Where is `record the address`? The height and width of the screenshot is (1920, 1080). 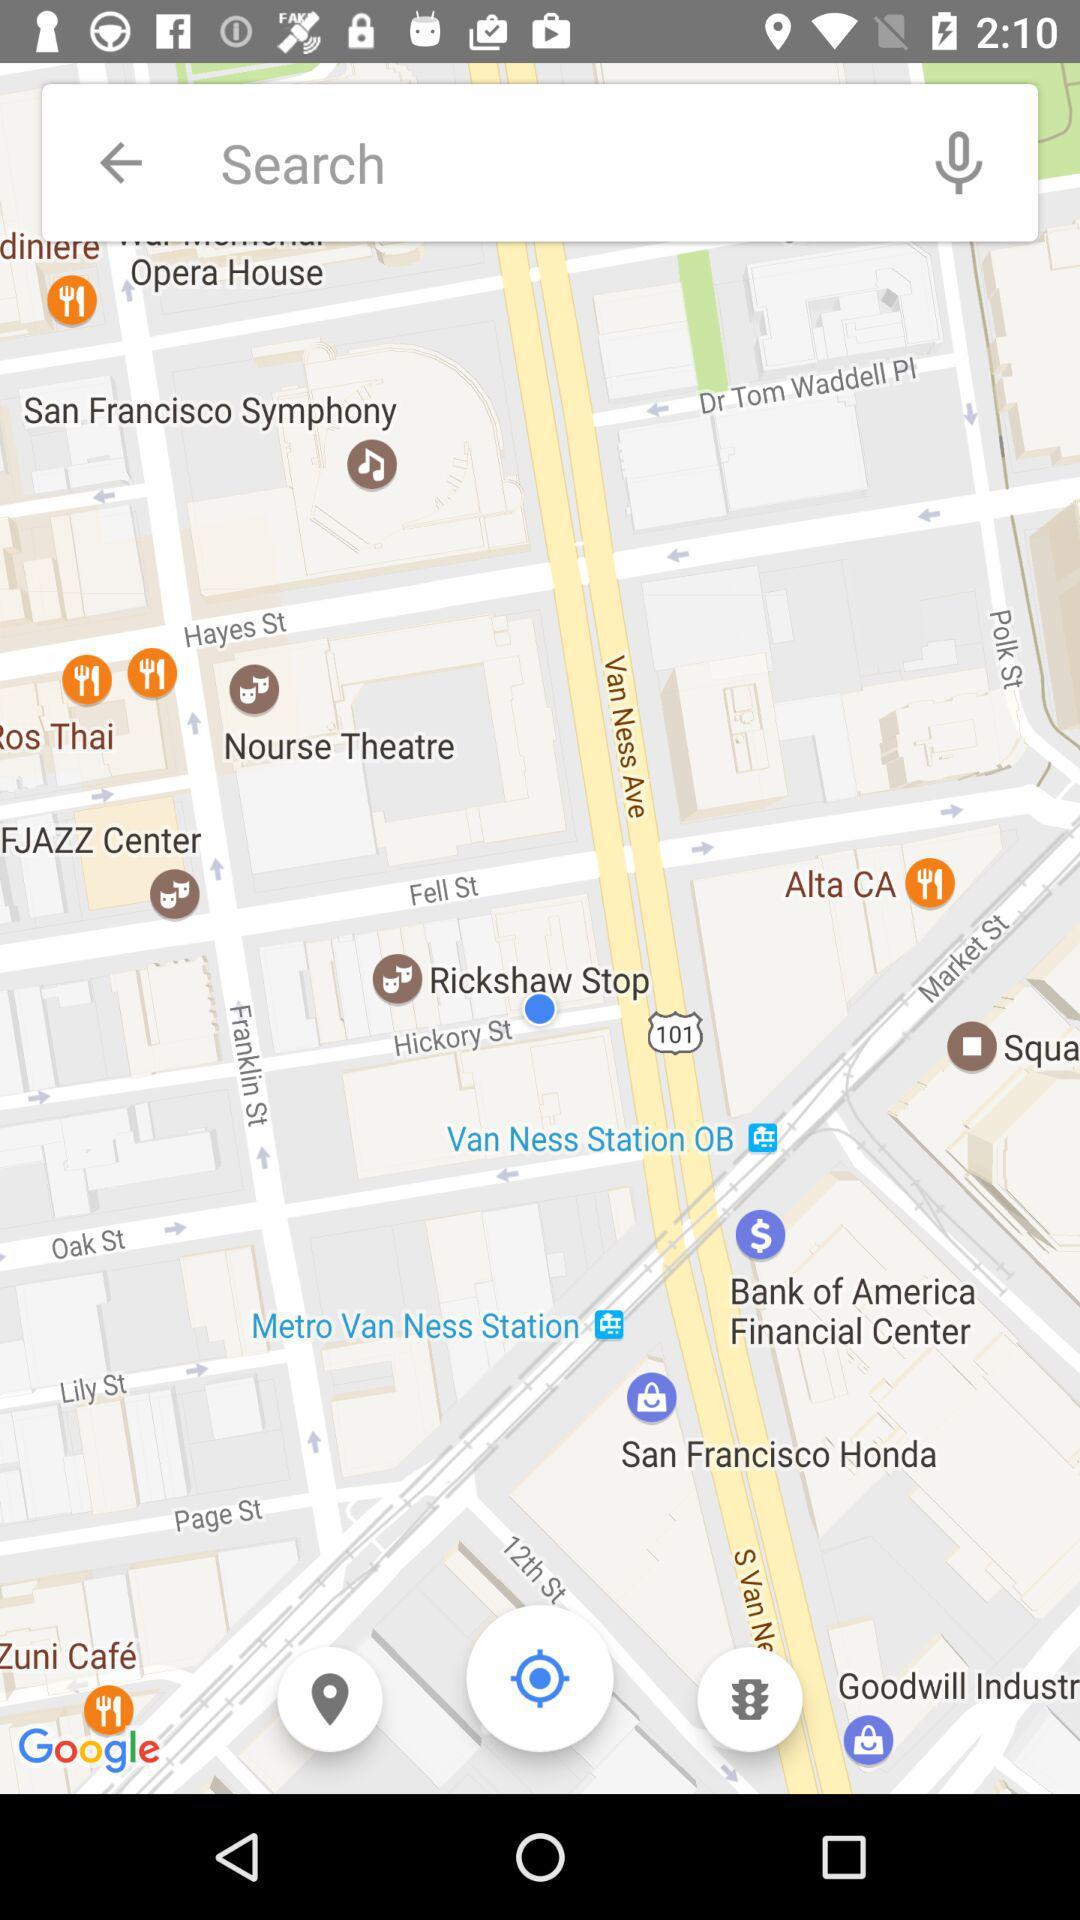
record the address is located at coordinates (958, 162).